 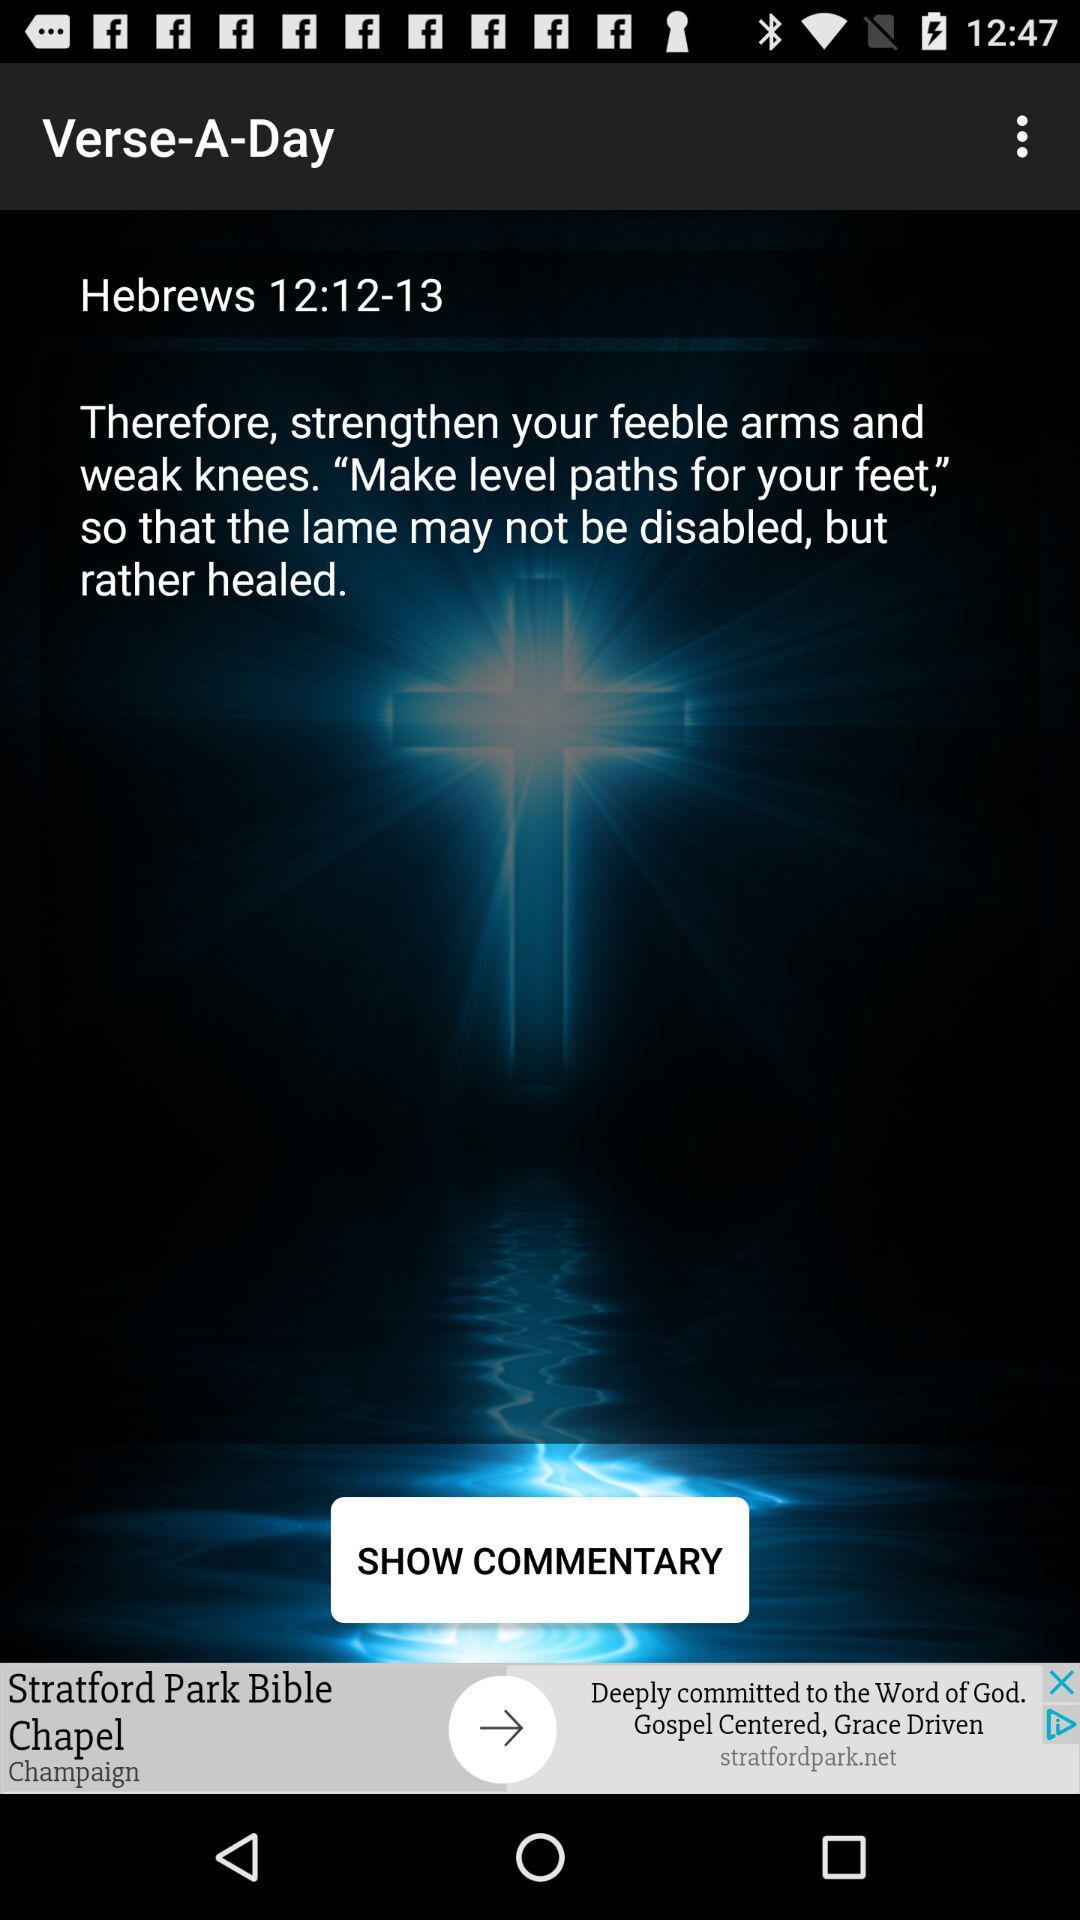 What do you see at coordinates (540, 1559) in the screenshot?
I see `show commentary` at bounding box center [540, 1559].